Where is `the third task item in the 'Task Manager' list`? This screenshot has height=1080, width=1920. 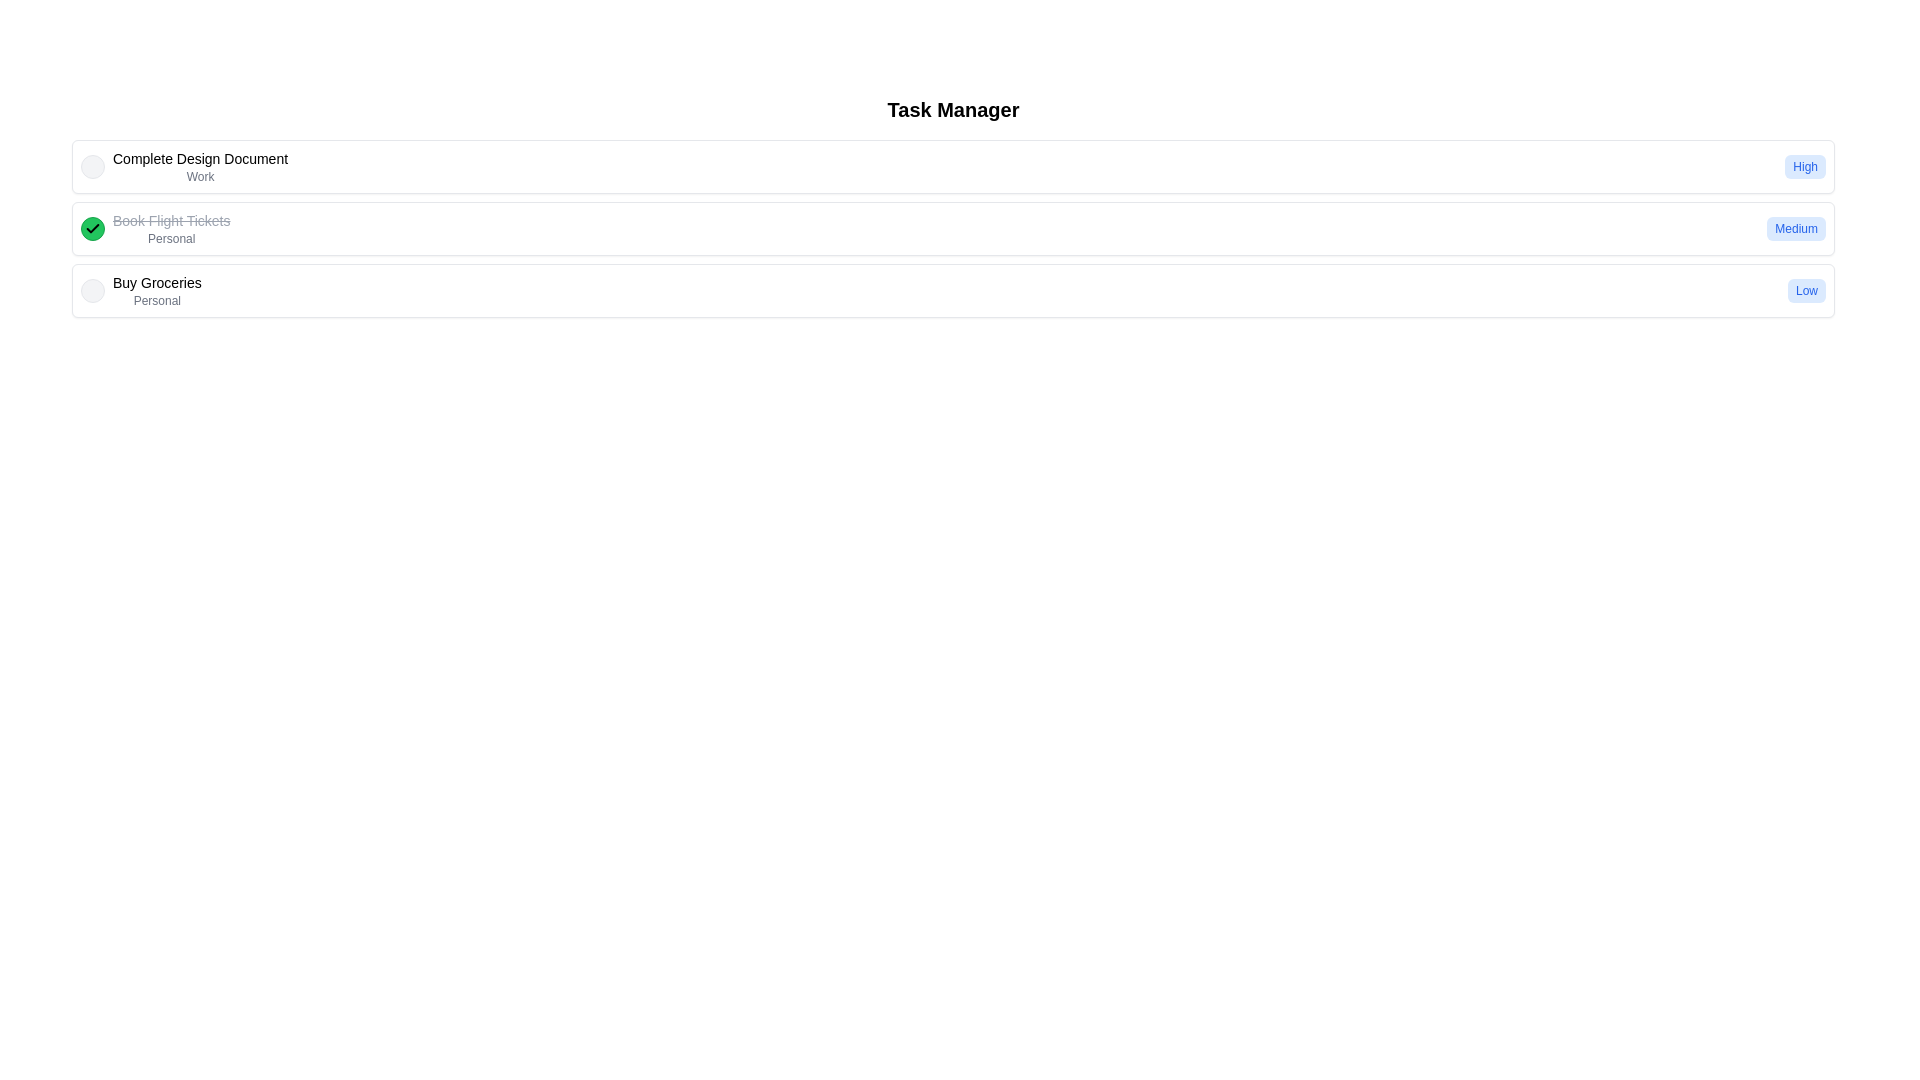
the third task item in the 'Task Manager' list is located at coordinates (140, 290).